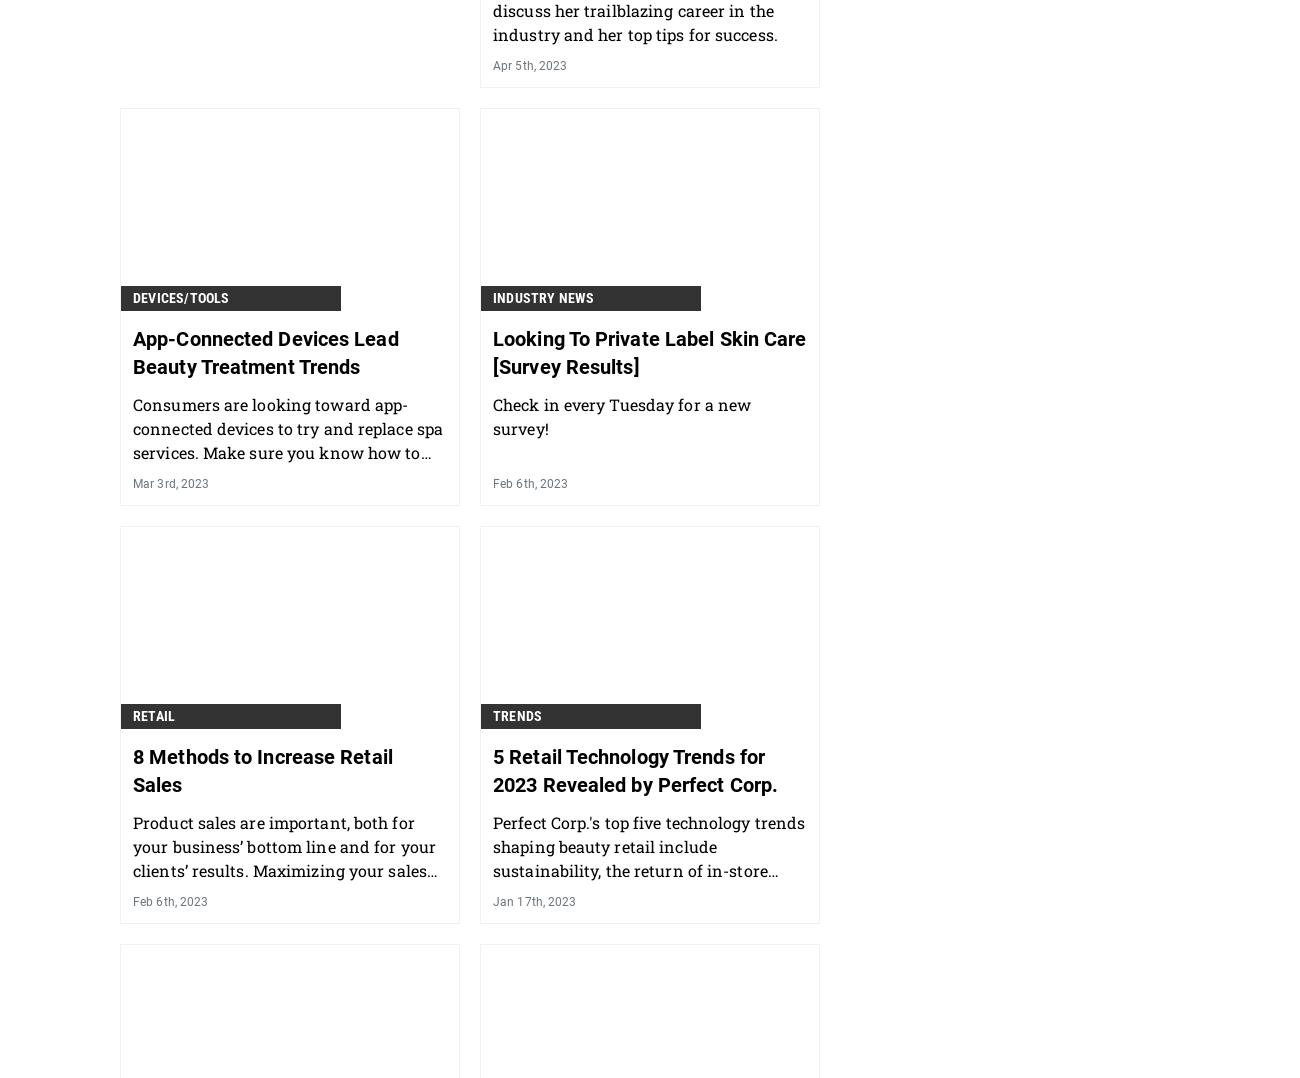  Describe the element at coordinates (287, 452) in the screenshot. I see `'Consumers are looking toward app-connected devices to try and replace spa services. Make sure you know how to show your clients that you work in tandem with these home care options.'` at that location.